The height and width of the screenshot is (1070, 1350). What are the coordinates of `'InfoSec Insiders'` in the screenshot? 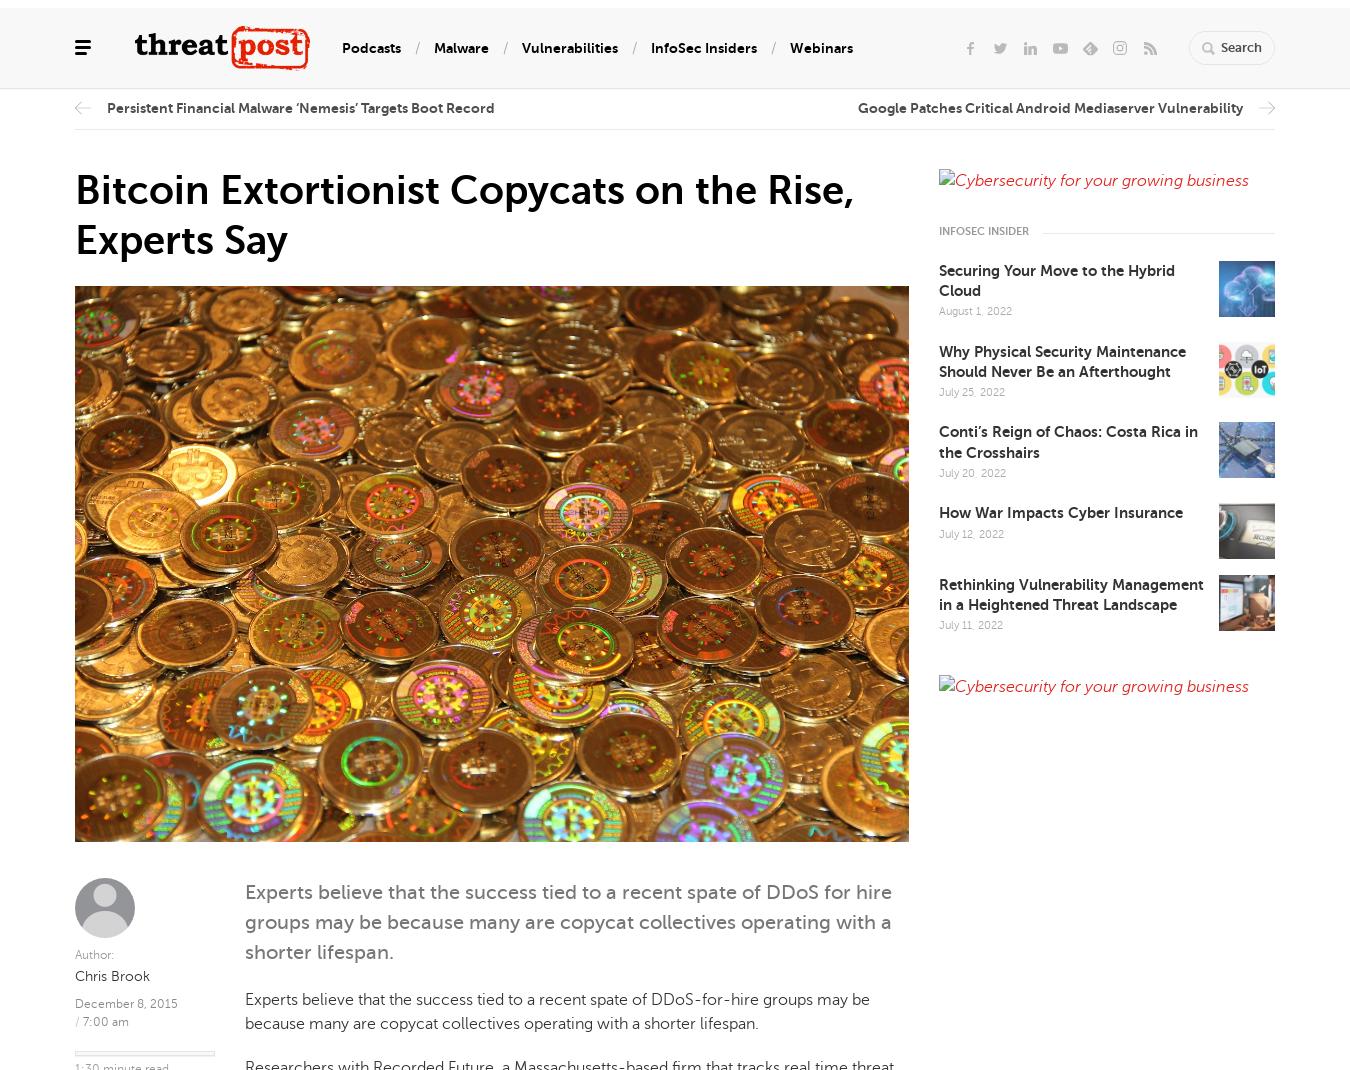 It's located at (703, 45).